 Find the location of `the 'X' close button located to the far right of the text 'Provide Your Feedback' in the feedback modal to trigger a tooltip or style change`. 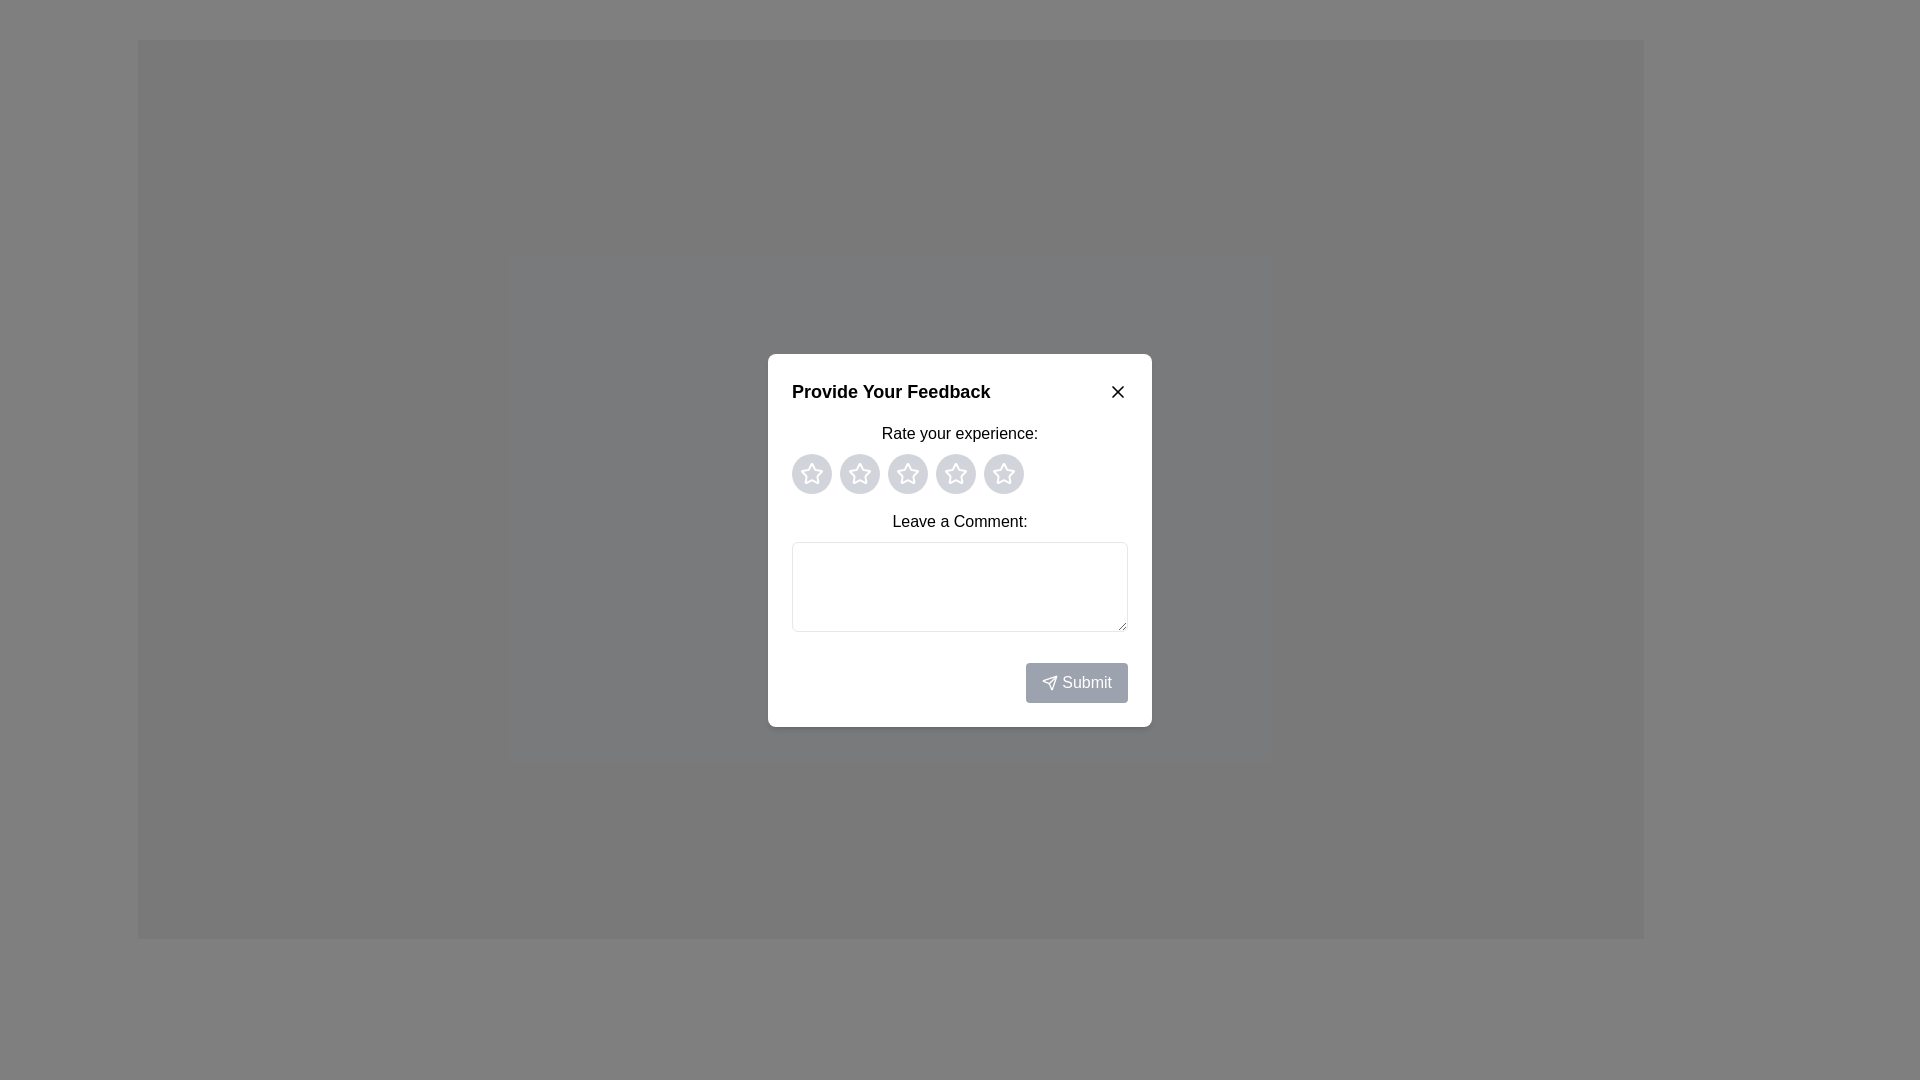

the 'X' close button located to the far right of the text 'Provide Your Feedback' in the feedback modal to trigger a tooltip or style change is located at coordinates (1117, 391).